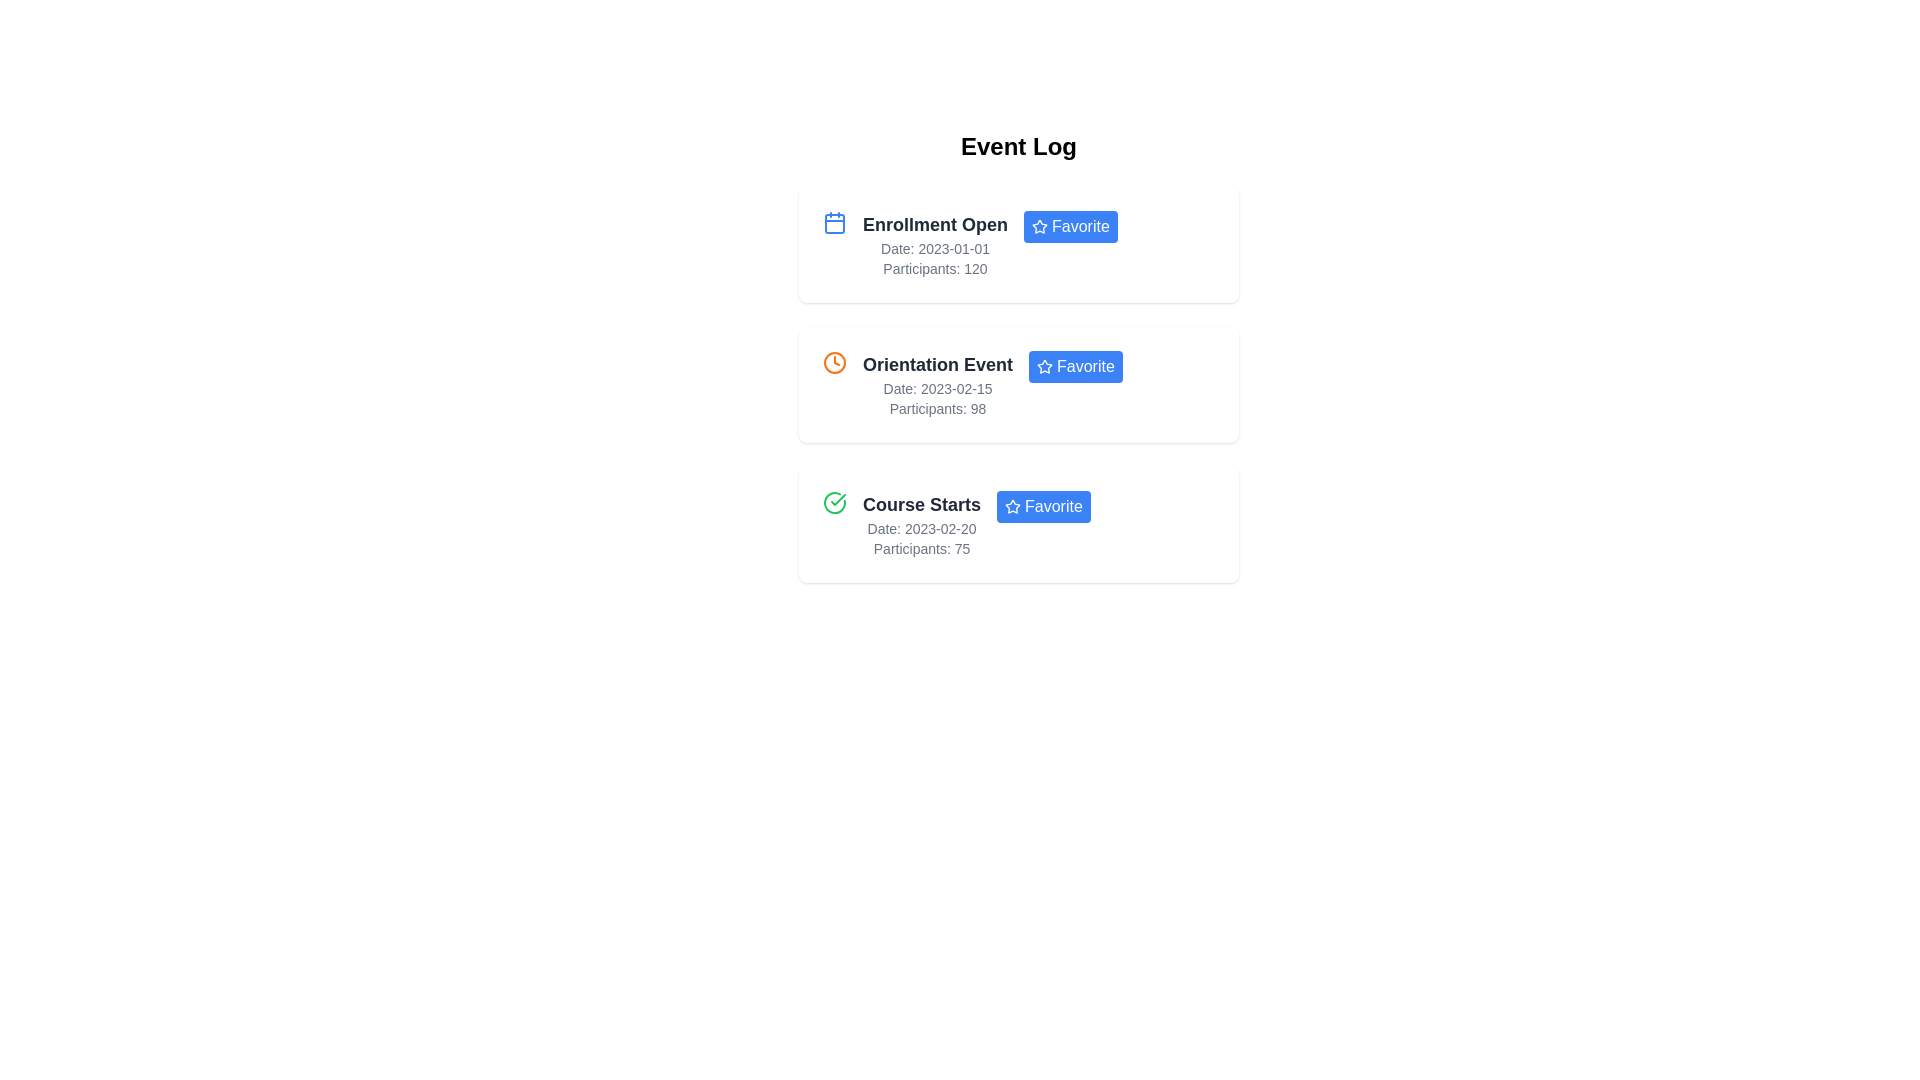 The image size is (1920, 1080). Describe the element at coordinates (1069, 226) in the screenshot. I see `the 'Favorite' button with a blue background and white text, located in the 'Enrollment Open' card` at that location.